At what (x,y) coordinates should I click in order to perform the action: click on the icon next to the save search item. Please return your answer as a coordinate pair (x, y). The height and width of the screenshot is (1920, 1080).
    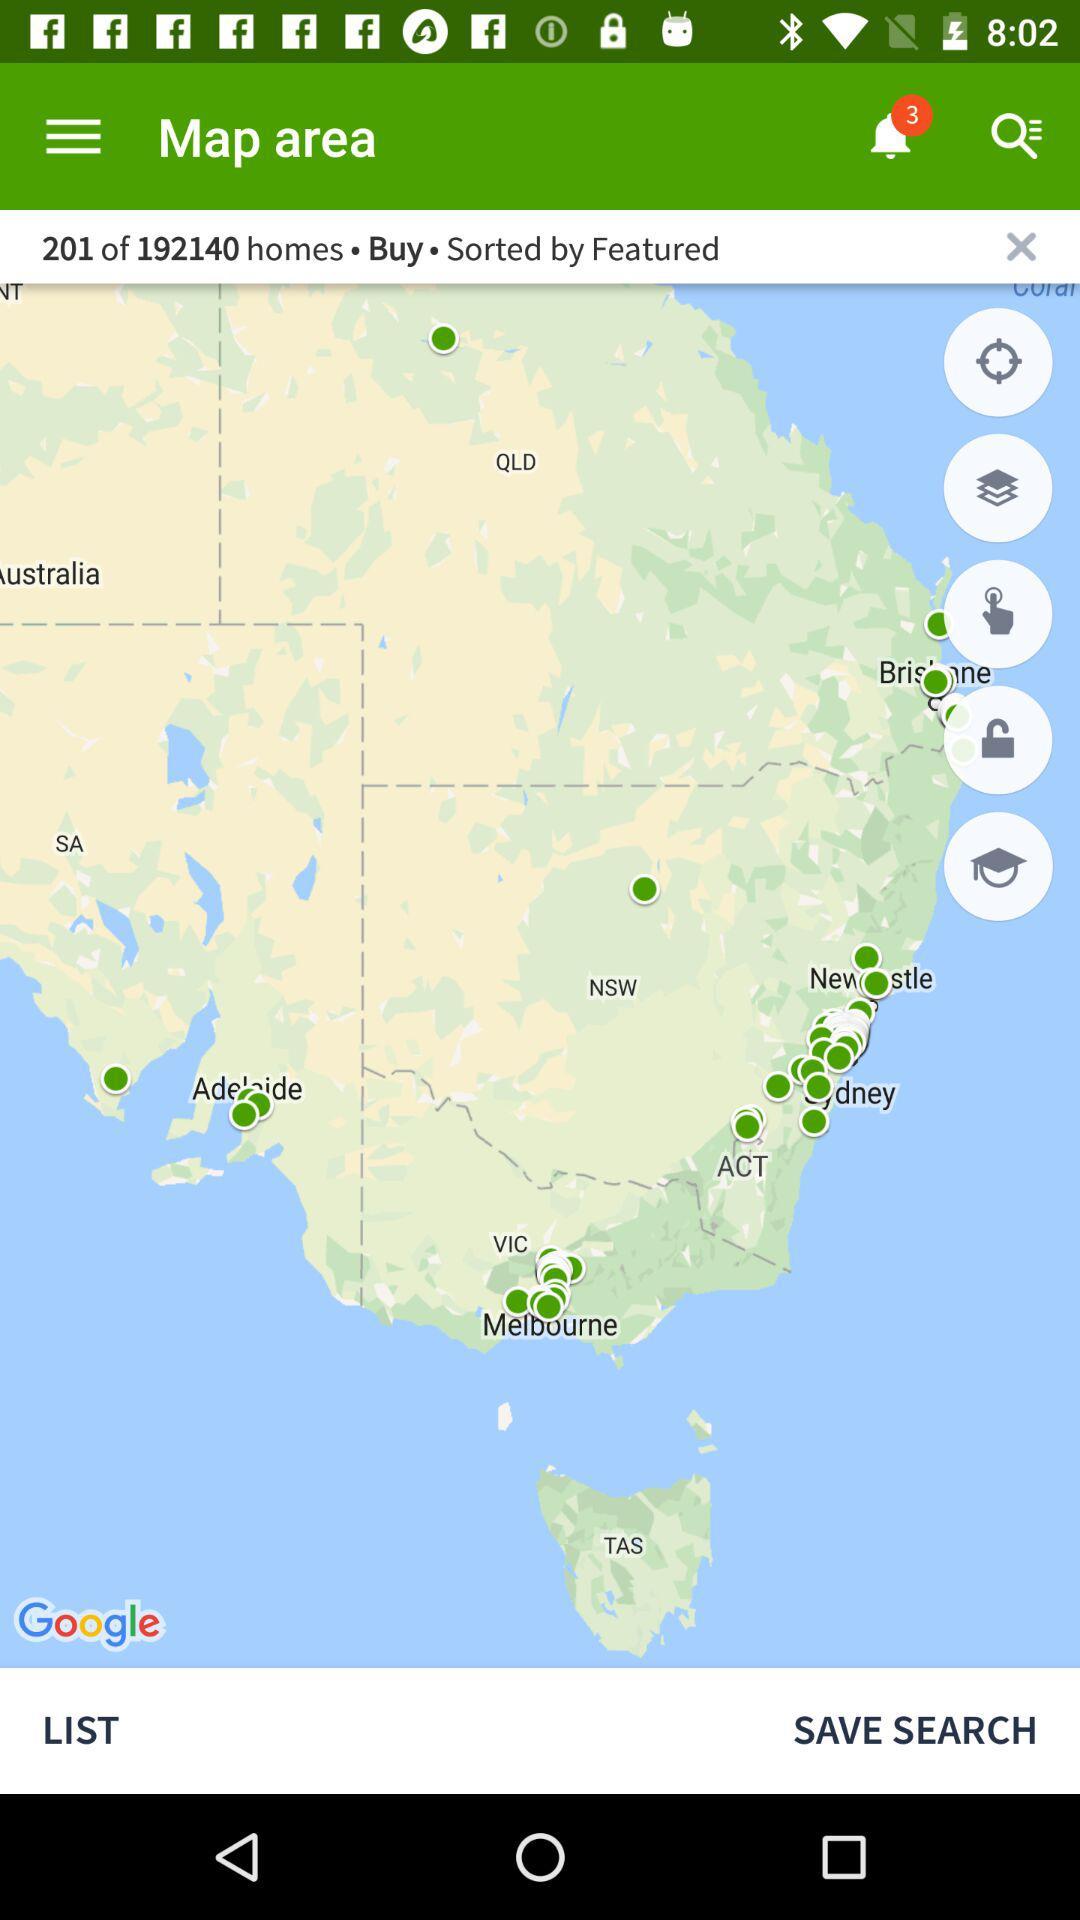
    Looking at the image, I should click on (375, 1730).